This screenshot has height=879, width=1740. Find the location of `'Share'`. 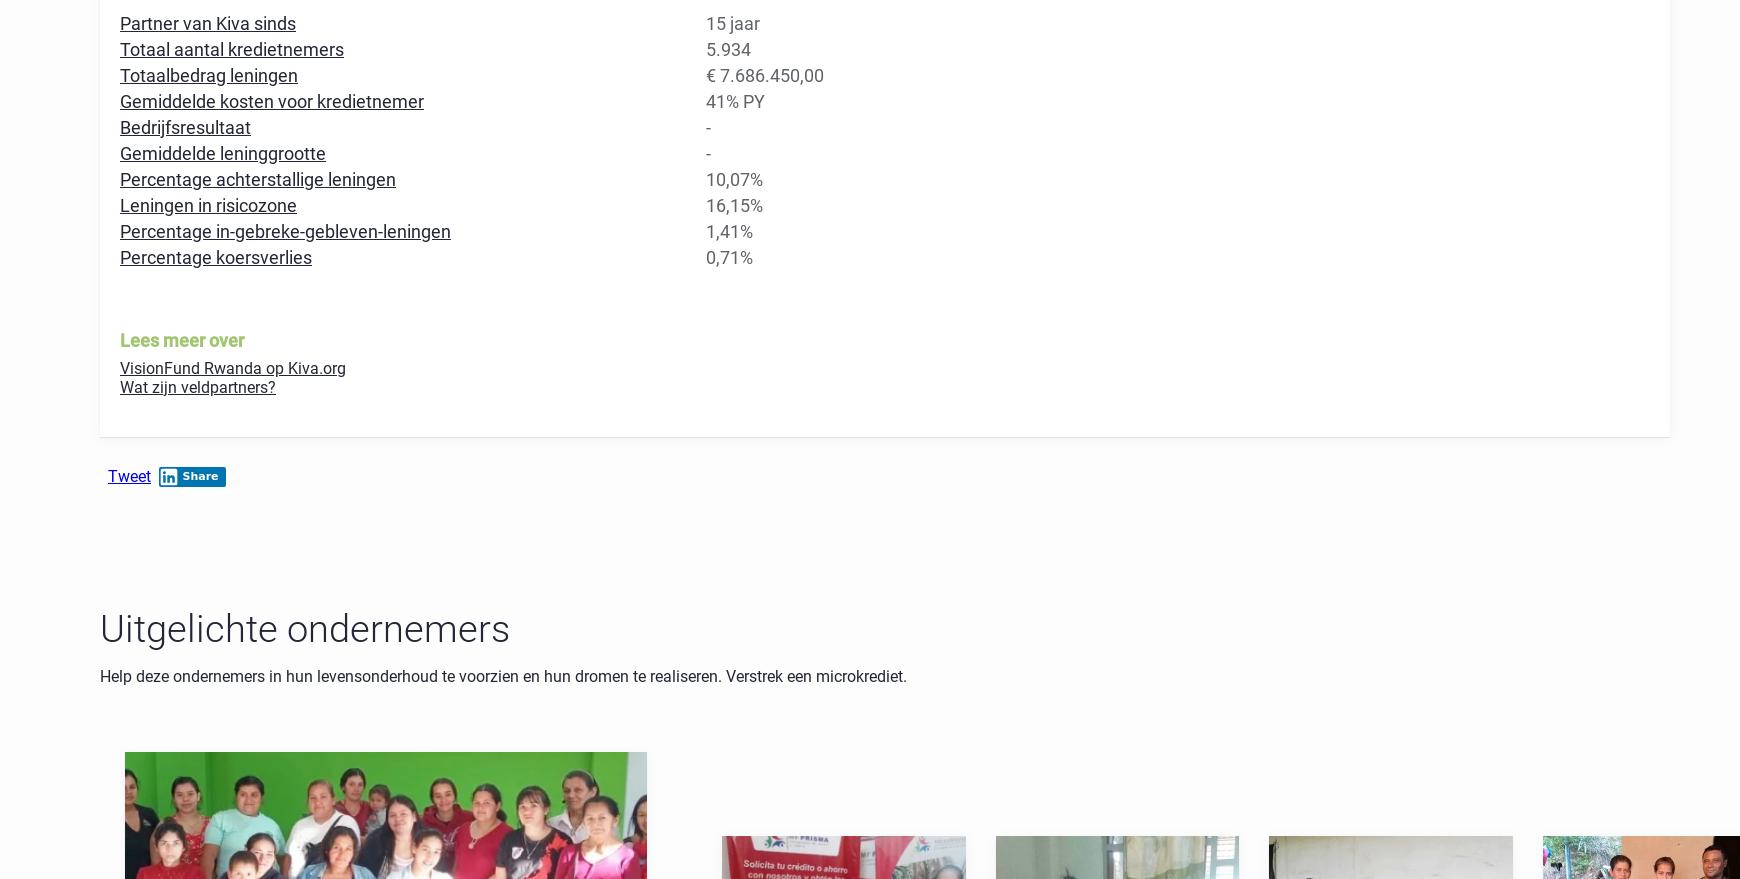

'Share' is located at coordinates (181, 475).